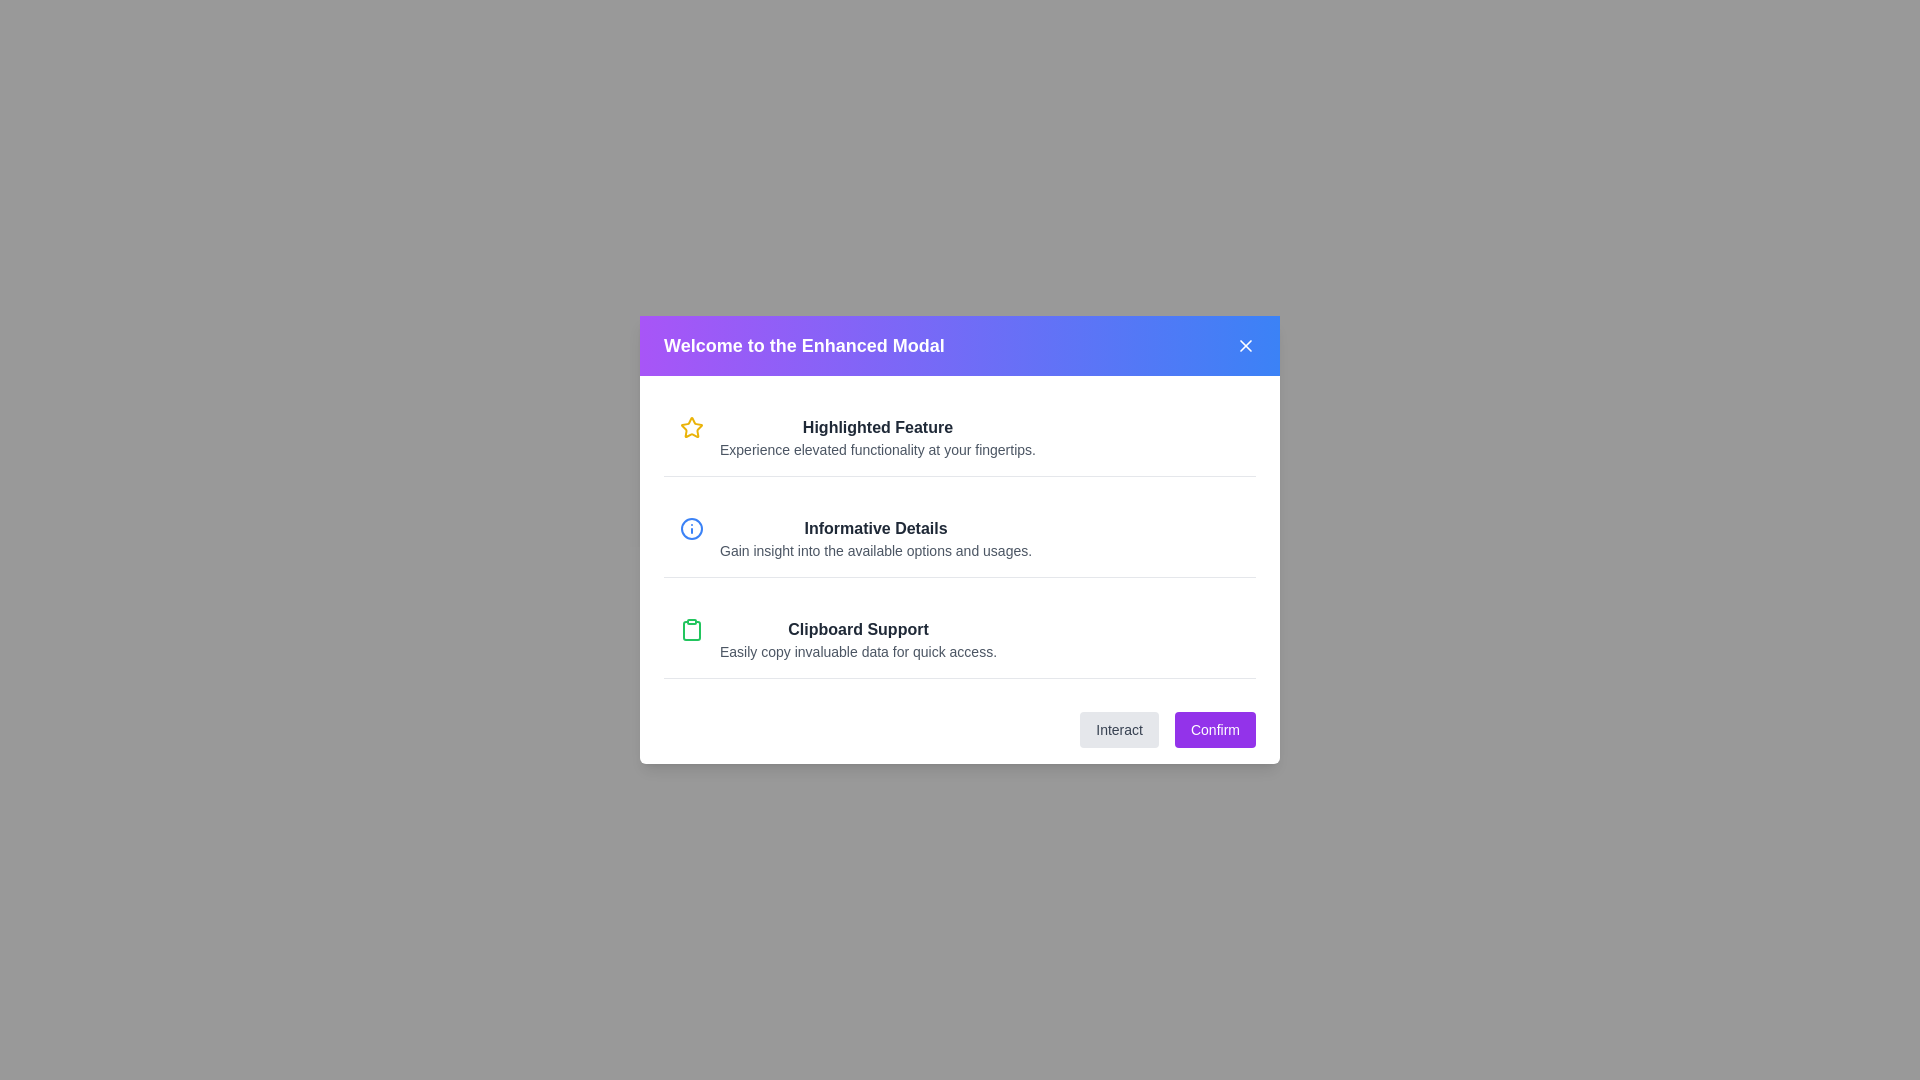 Image resolution: width=1920 pixels, height=1080 pixels. What do you see at coordinates (878, 437) in the screenshot?
I see `the informational text block that highlights a specific feature or functionality, located near the top left of the modal interface, above the 'Informative Details' section` at bounding box center [878, 437].